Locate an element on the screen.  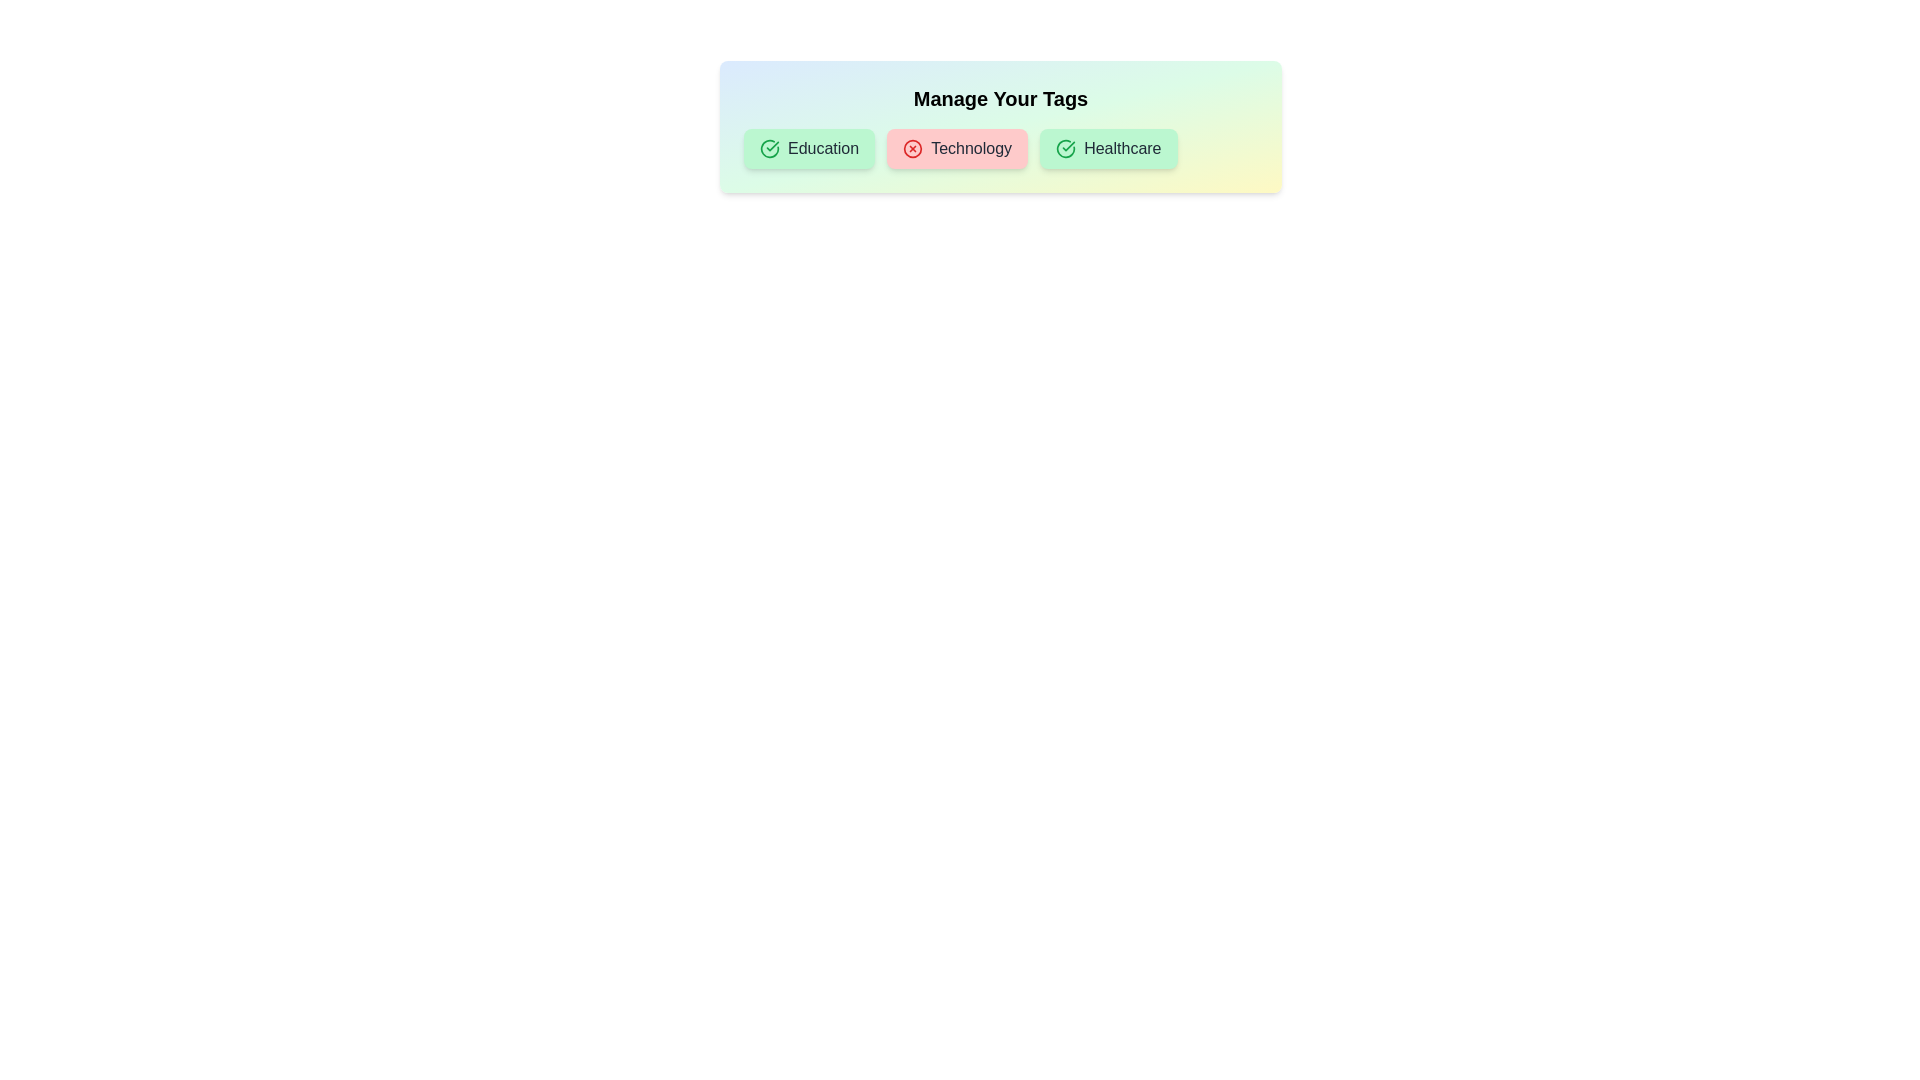
the tag labeled Education is located at coordinates (809, 148).